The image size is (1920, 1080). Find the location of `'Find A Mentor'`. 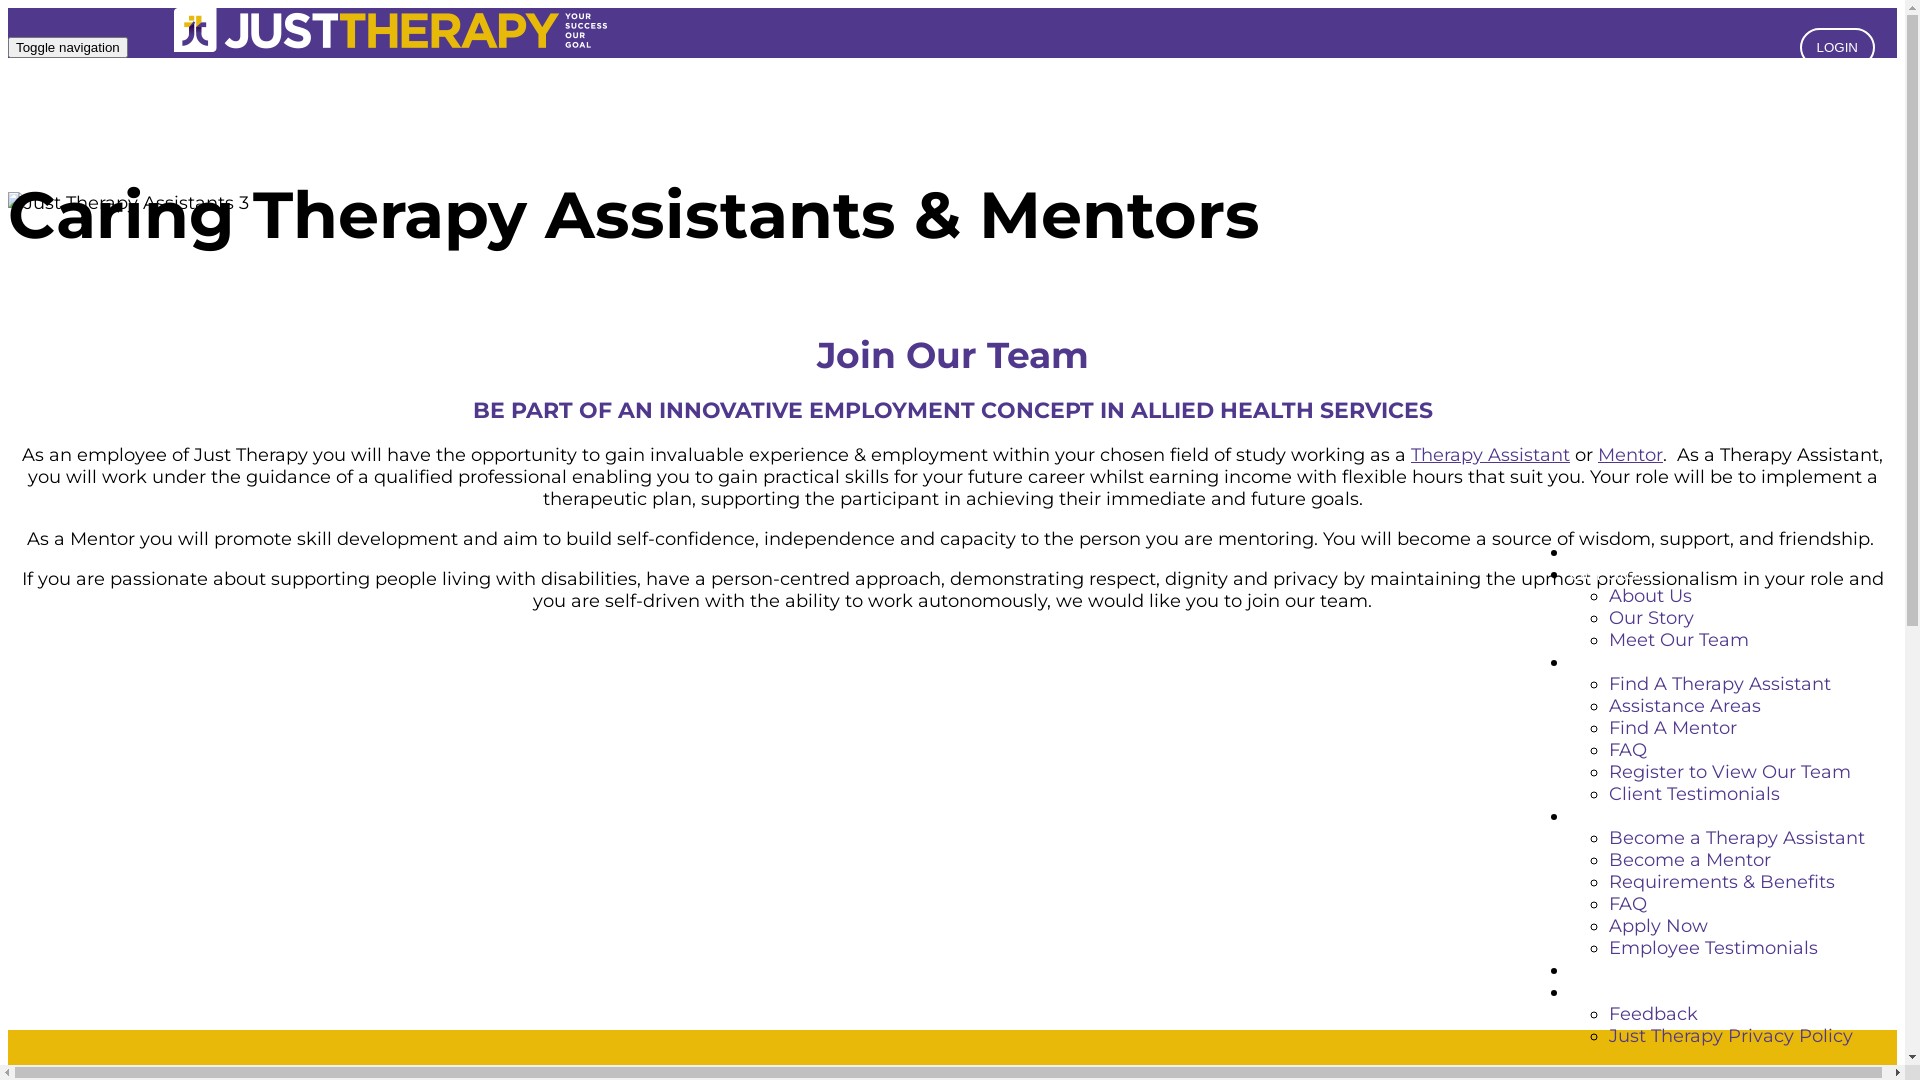

'Find A Mentor' is located at coordinates (1673, 728).